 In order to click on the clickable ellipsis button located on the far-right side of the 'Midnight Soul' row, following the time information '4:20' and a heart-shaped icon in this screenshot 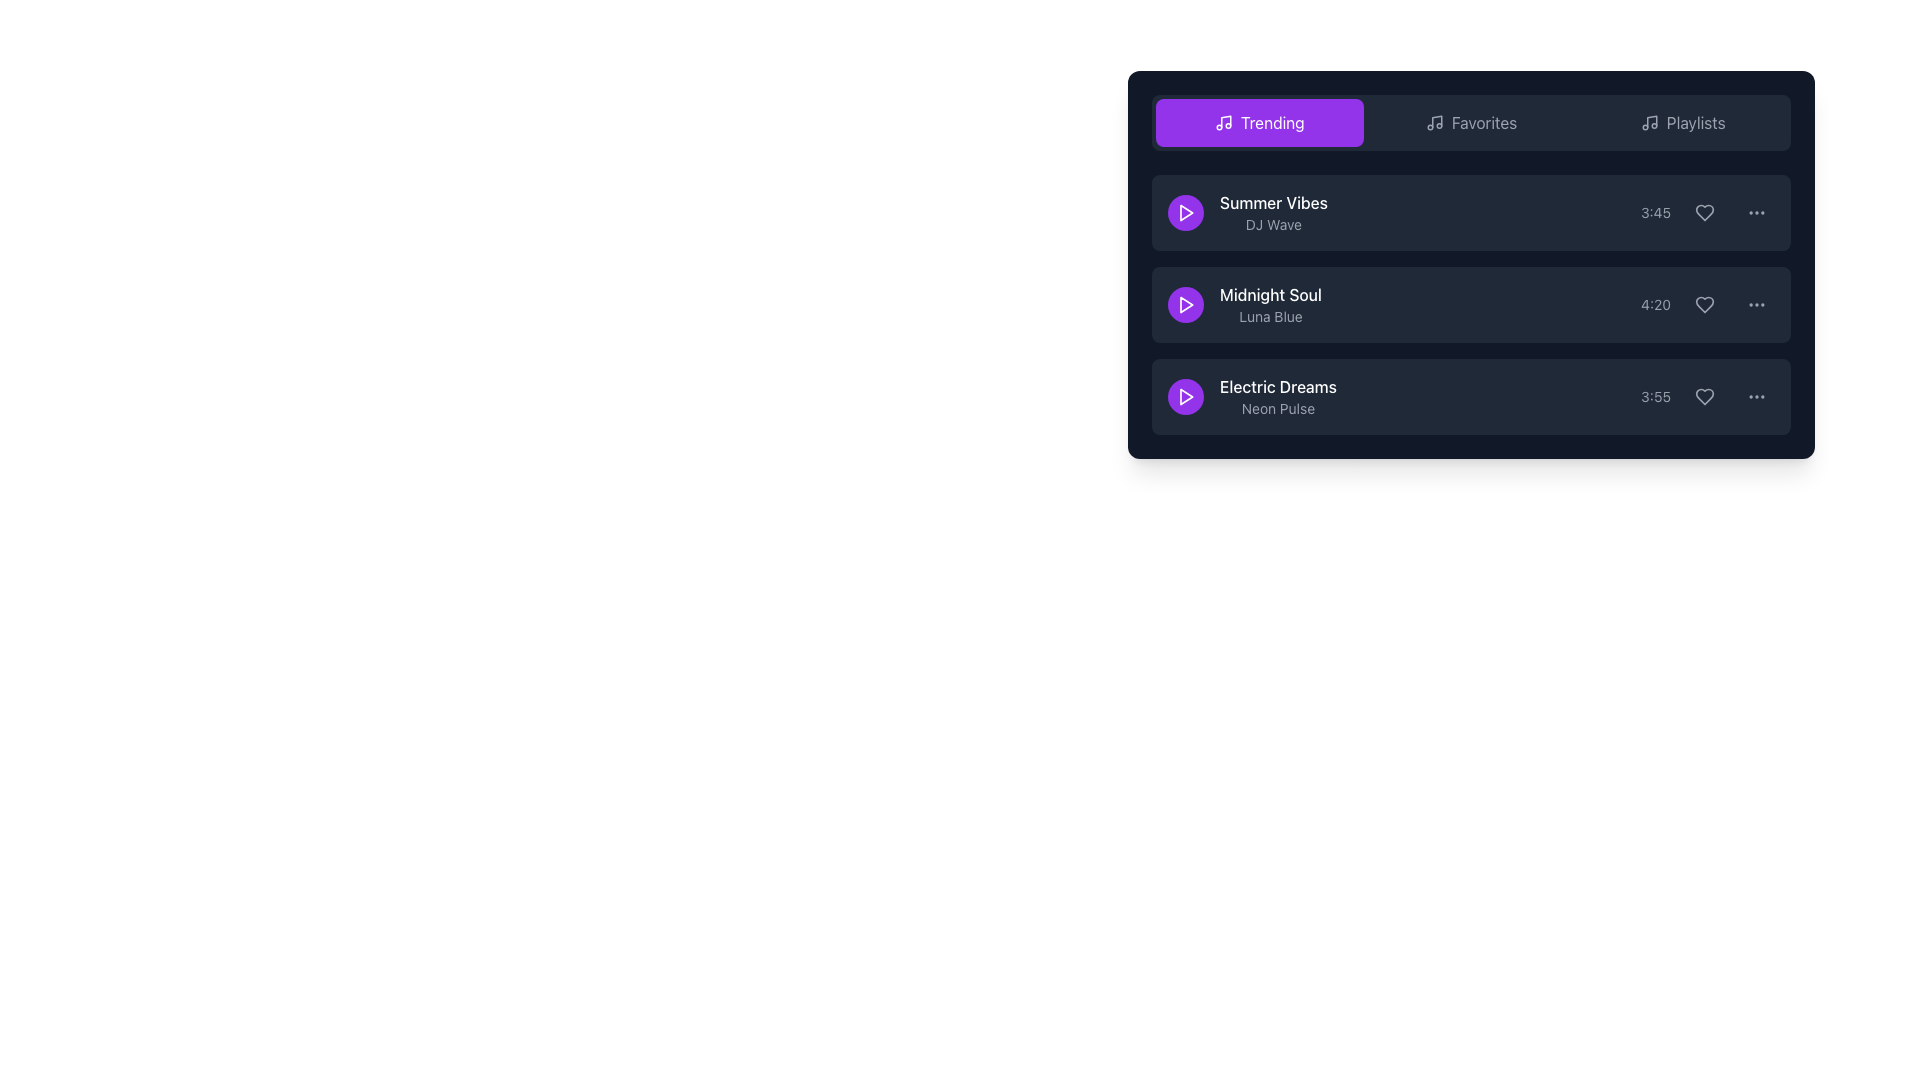, I will do `click(1755, 304)`.